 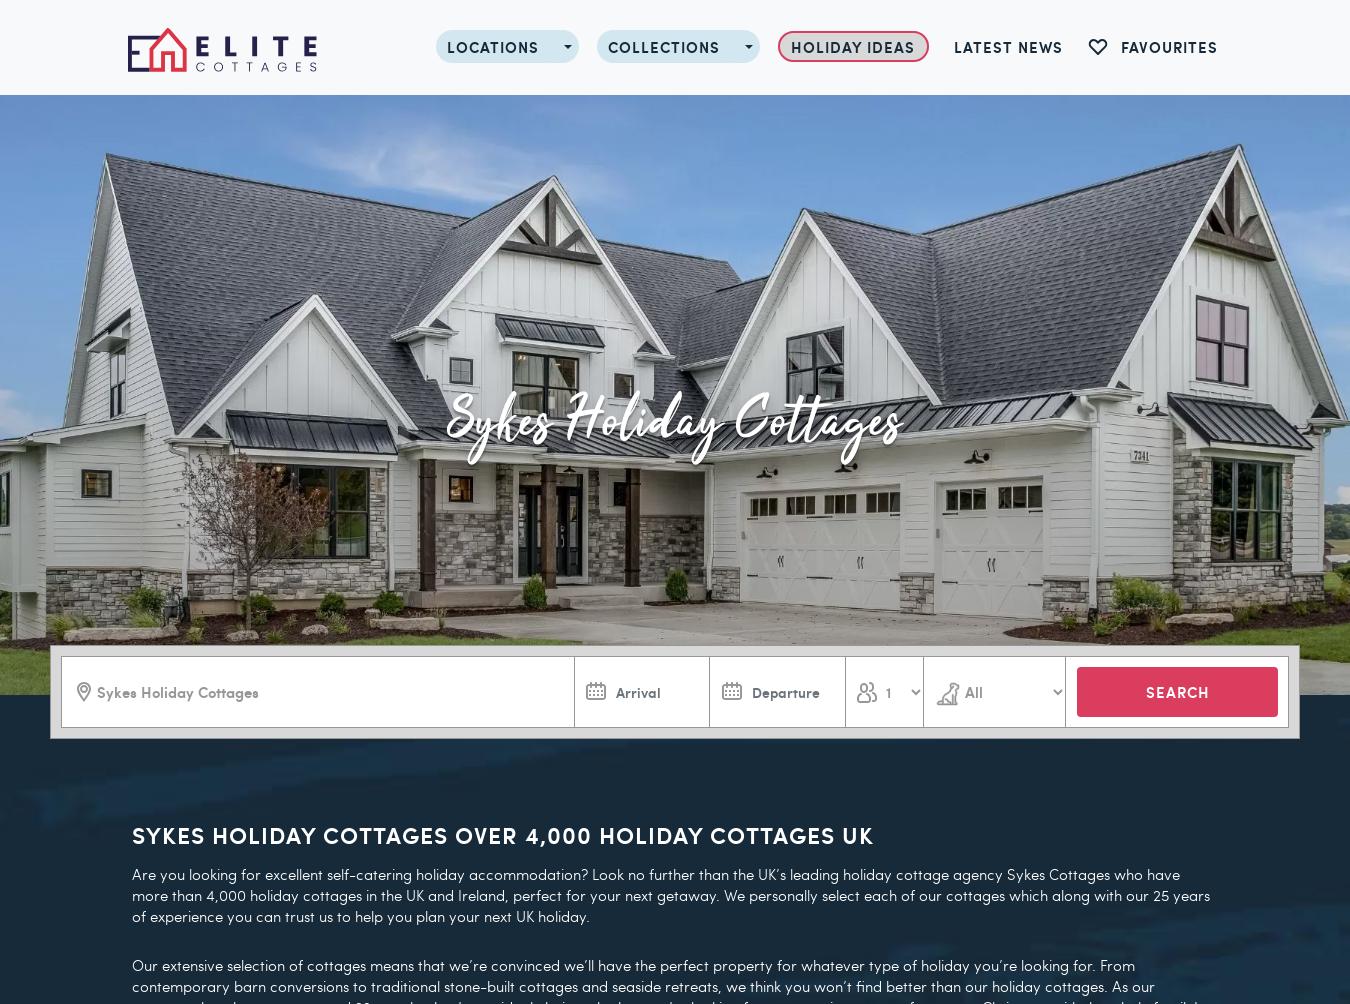 What do you see at coordinates (963, 567) in the screenshot?
I see `'Bedrooms
                                3'` at bounding box center [963, 567].